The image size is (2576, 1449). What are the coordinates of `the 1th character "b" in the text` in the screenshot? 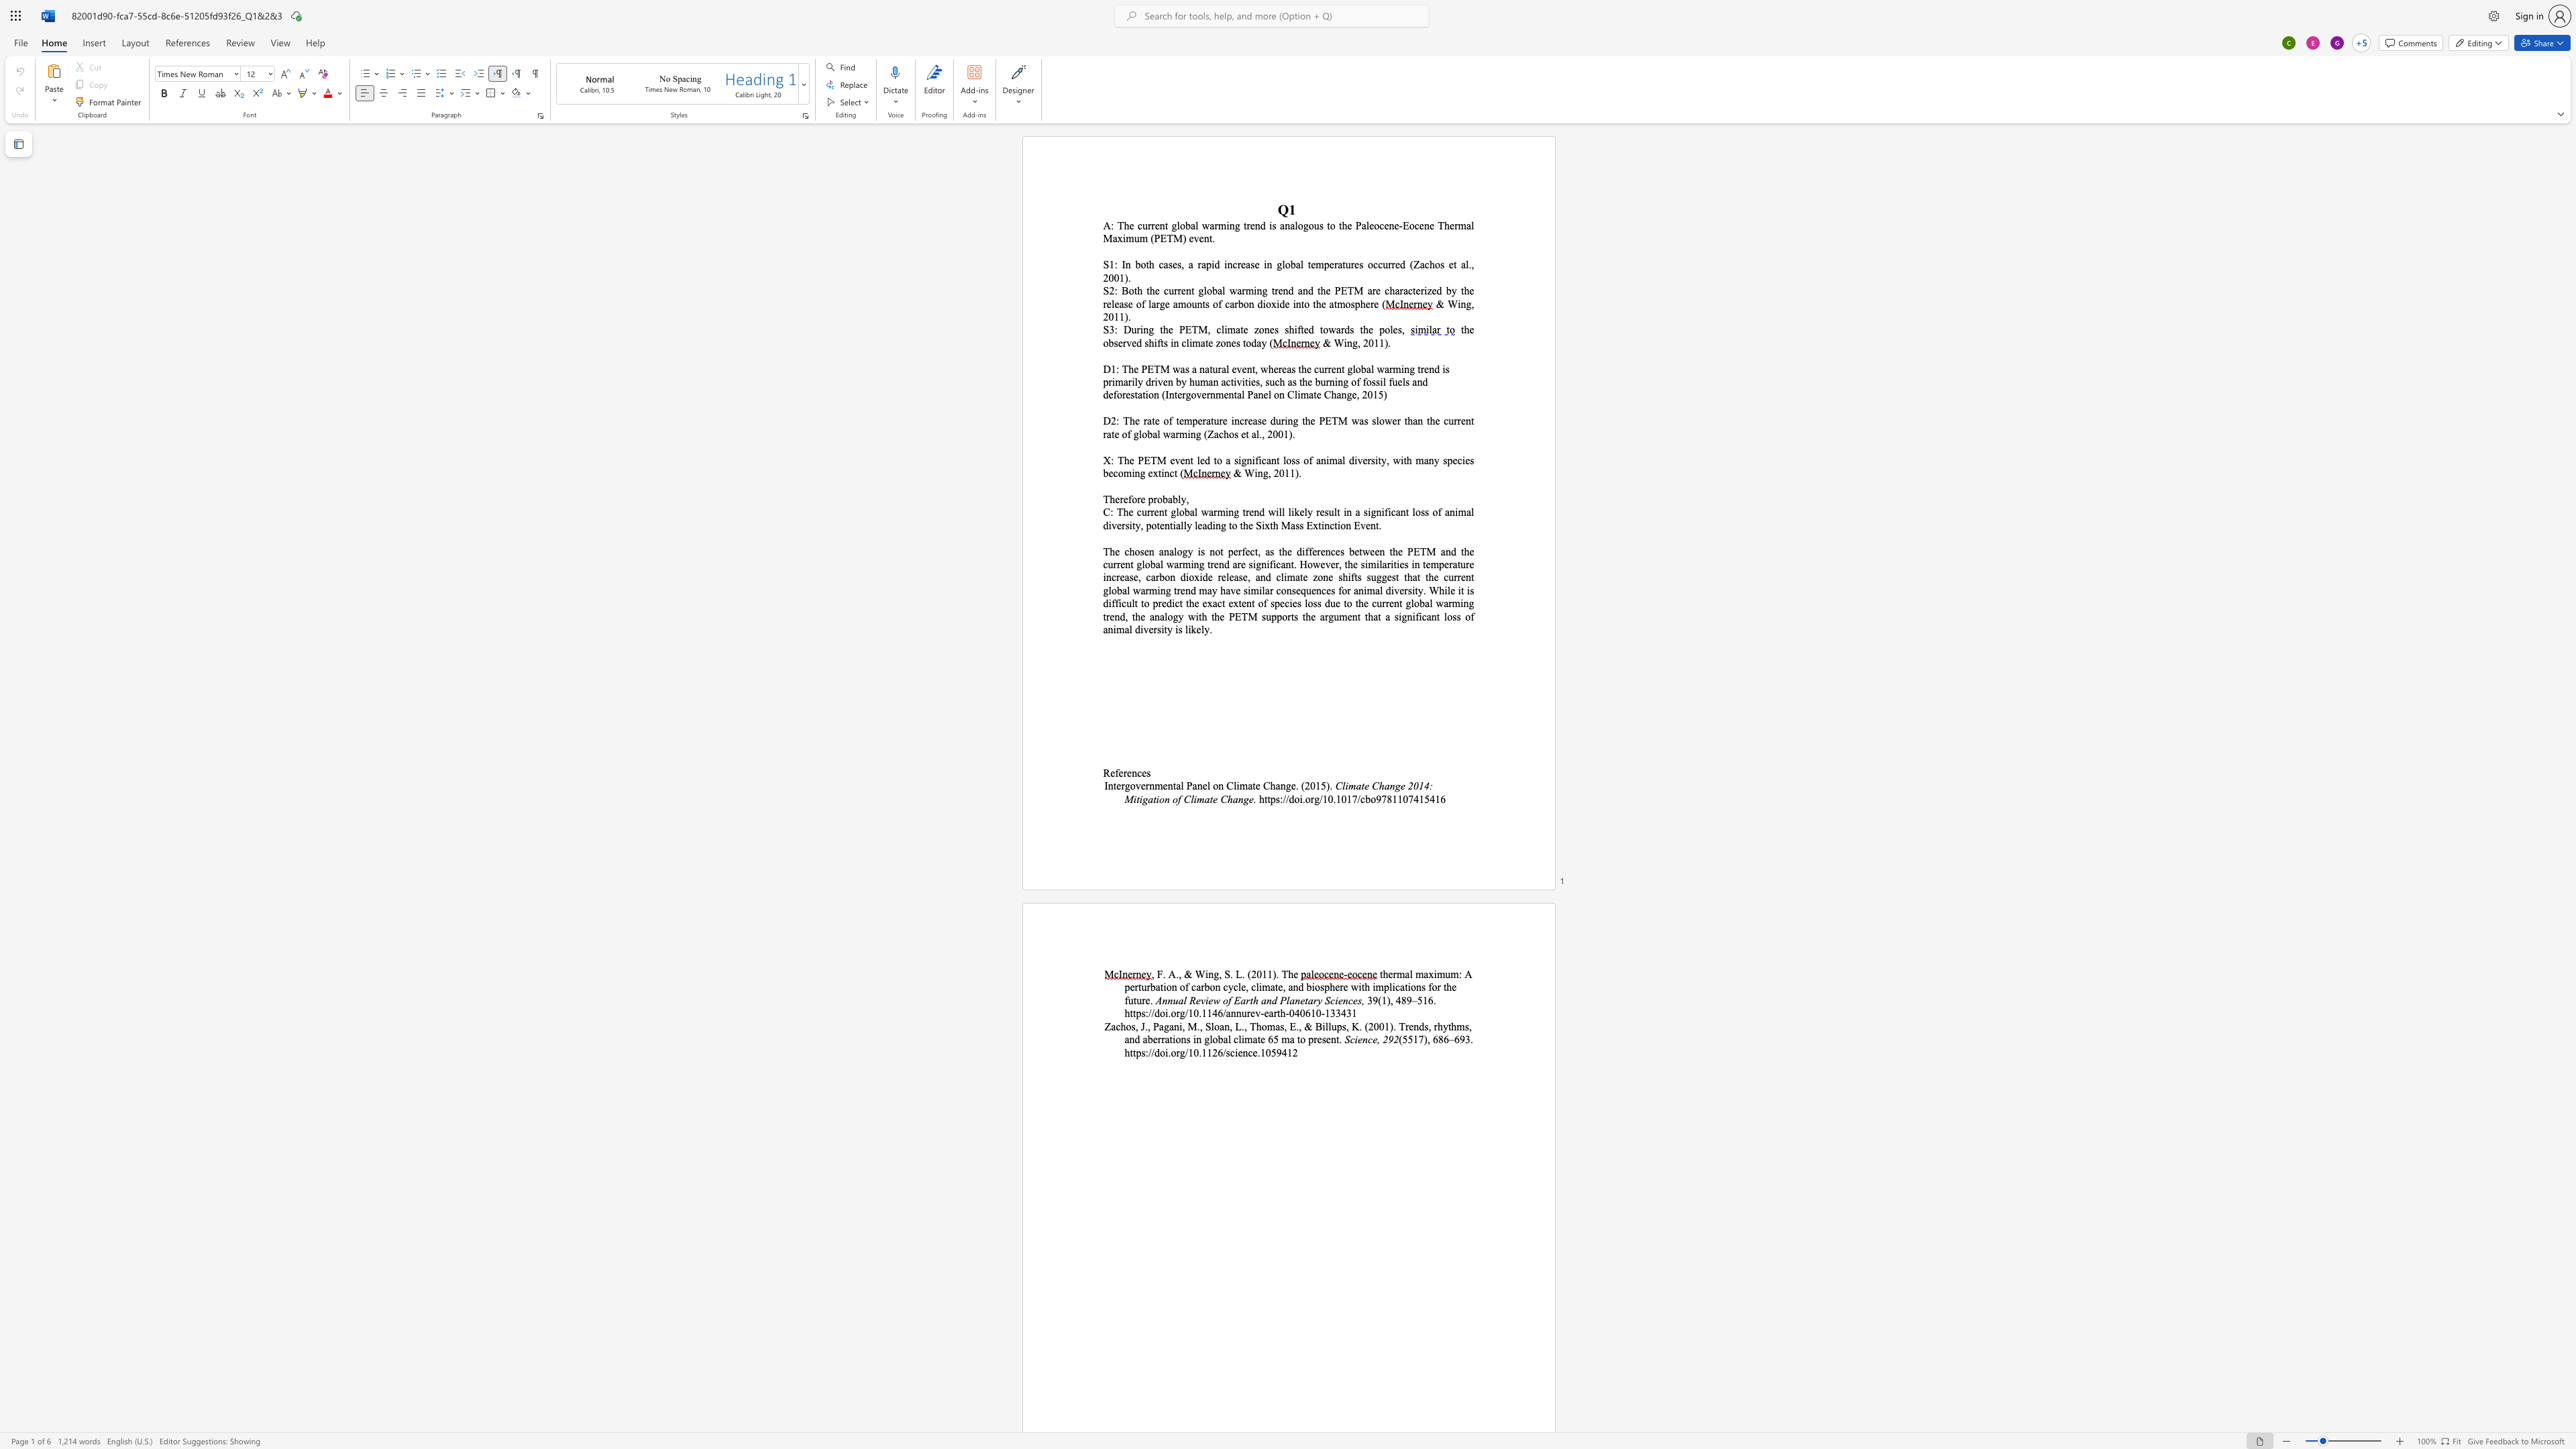 It's located at (1366, 798).